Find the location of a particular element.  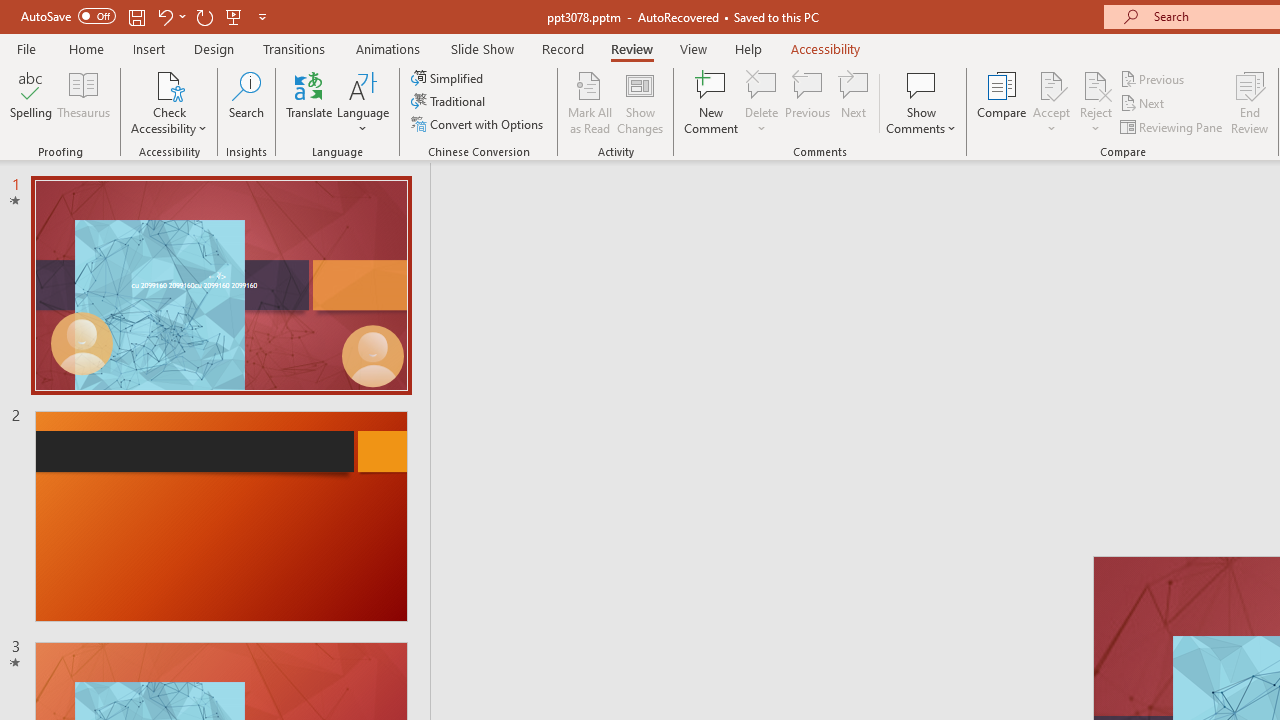

'Mark All as Read' is located at coordinates (589, 103).